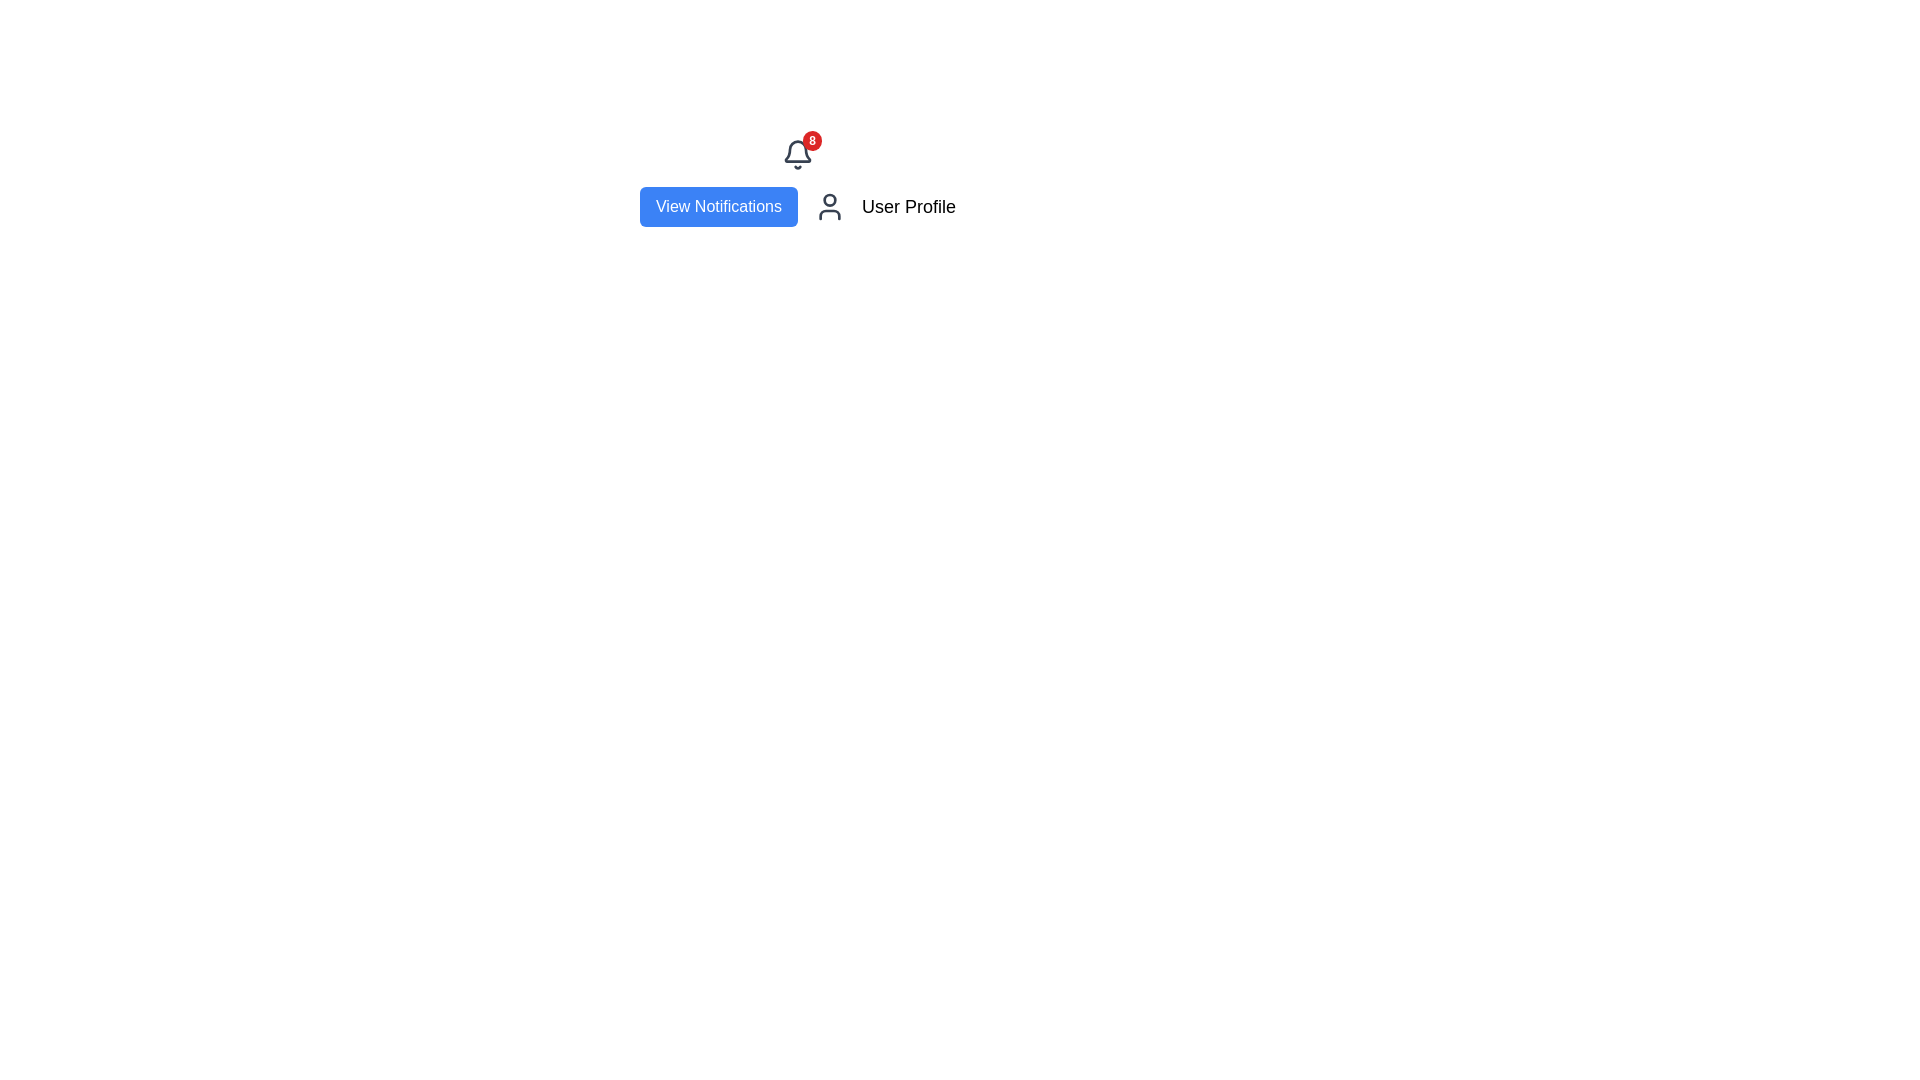 The height and width of the screenshot is (1080, 1920). I want to click on the static text label that identifies the user profile section, located immediately to the right of the user figure icon and aligned with the 'View Notifications' button, so click(907, 207).